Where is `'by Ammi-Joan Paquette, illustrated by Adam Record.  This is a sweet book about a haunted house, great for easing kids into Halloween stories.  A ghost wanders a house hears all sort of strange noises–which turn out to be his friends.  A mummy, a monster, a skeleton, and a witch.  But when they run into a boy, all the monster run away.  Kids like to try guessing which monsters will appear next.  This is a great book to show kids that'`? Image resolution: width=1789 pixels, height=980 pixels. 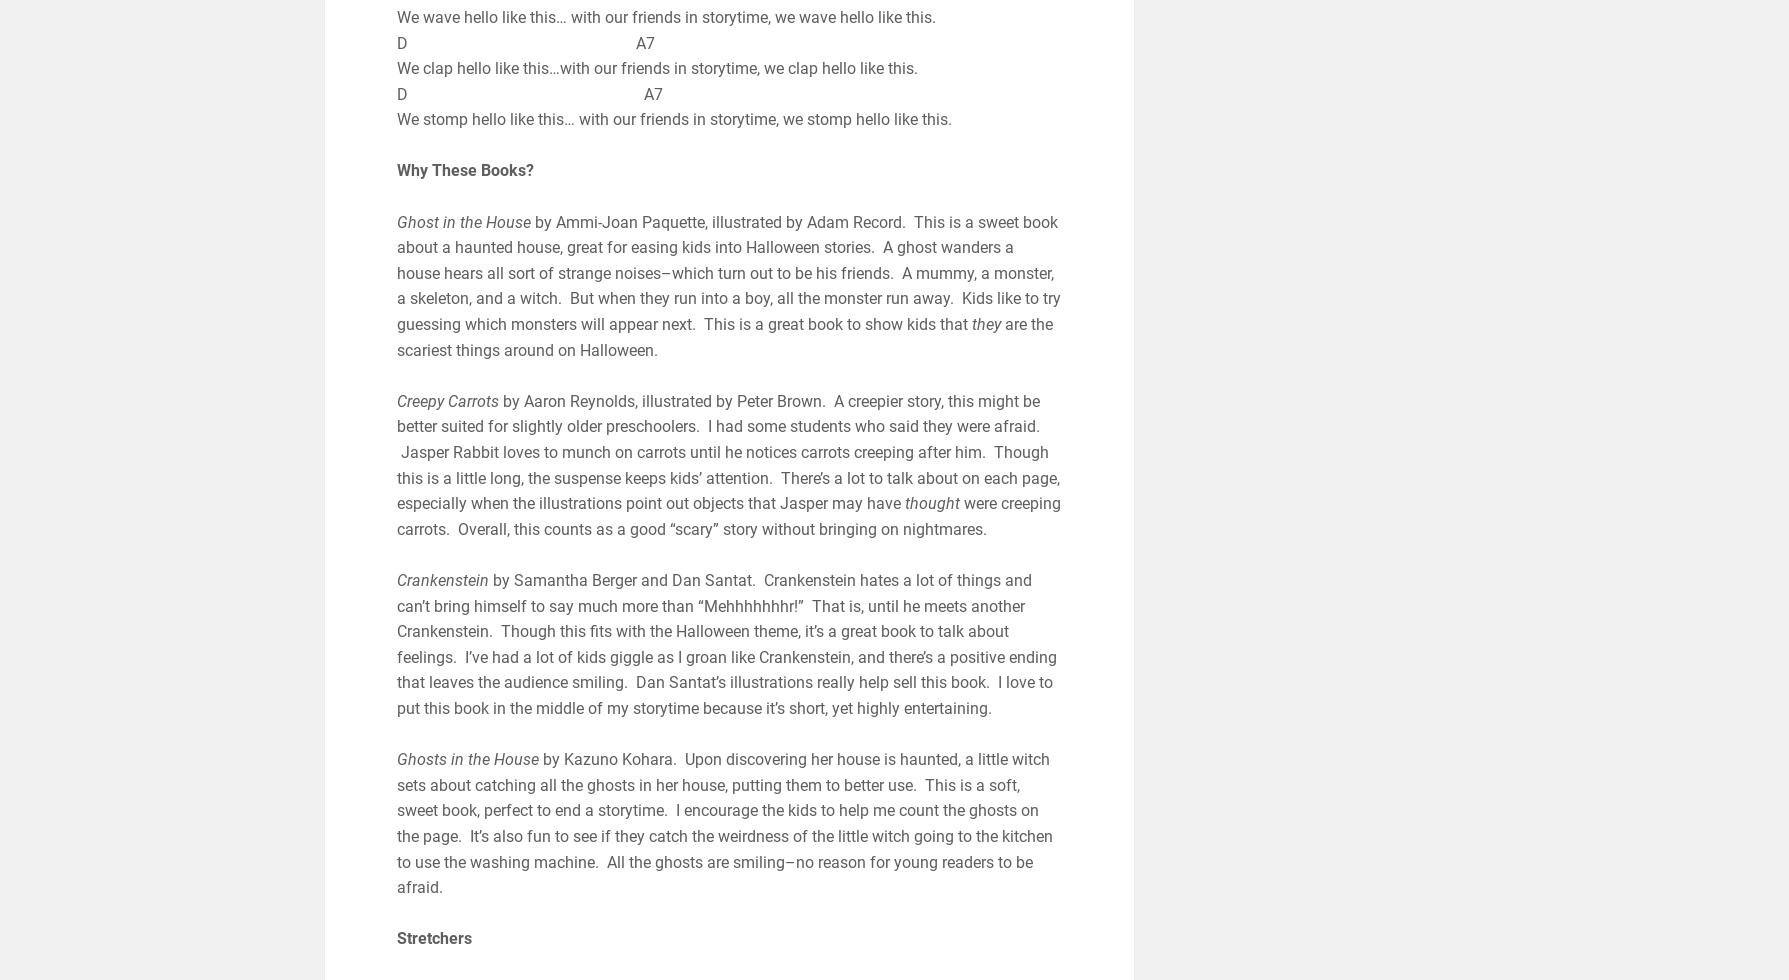
'by Ammi-Joan Paquette, illustrated by Adam Record.  This is a sweet book about a haunted house, great for easing kids into Halloween stories.  A ghost wanders a house hears all sort of strange noises–which turn out to be his friends.  A mummy, a monster, a skeleton, and a witch.  But when they run into a boy, all the monster run away.  Kids like to try guessing which monsters will appear next.  This is a great book to show kids that' is located at coordinates (395, 273).